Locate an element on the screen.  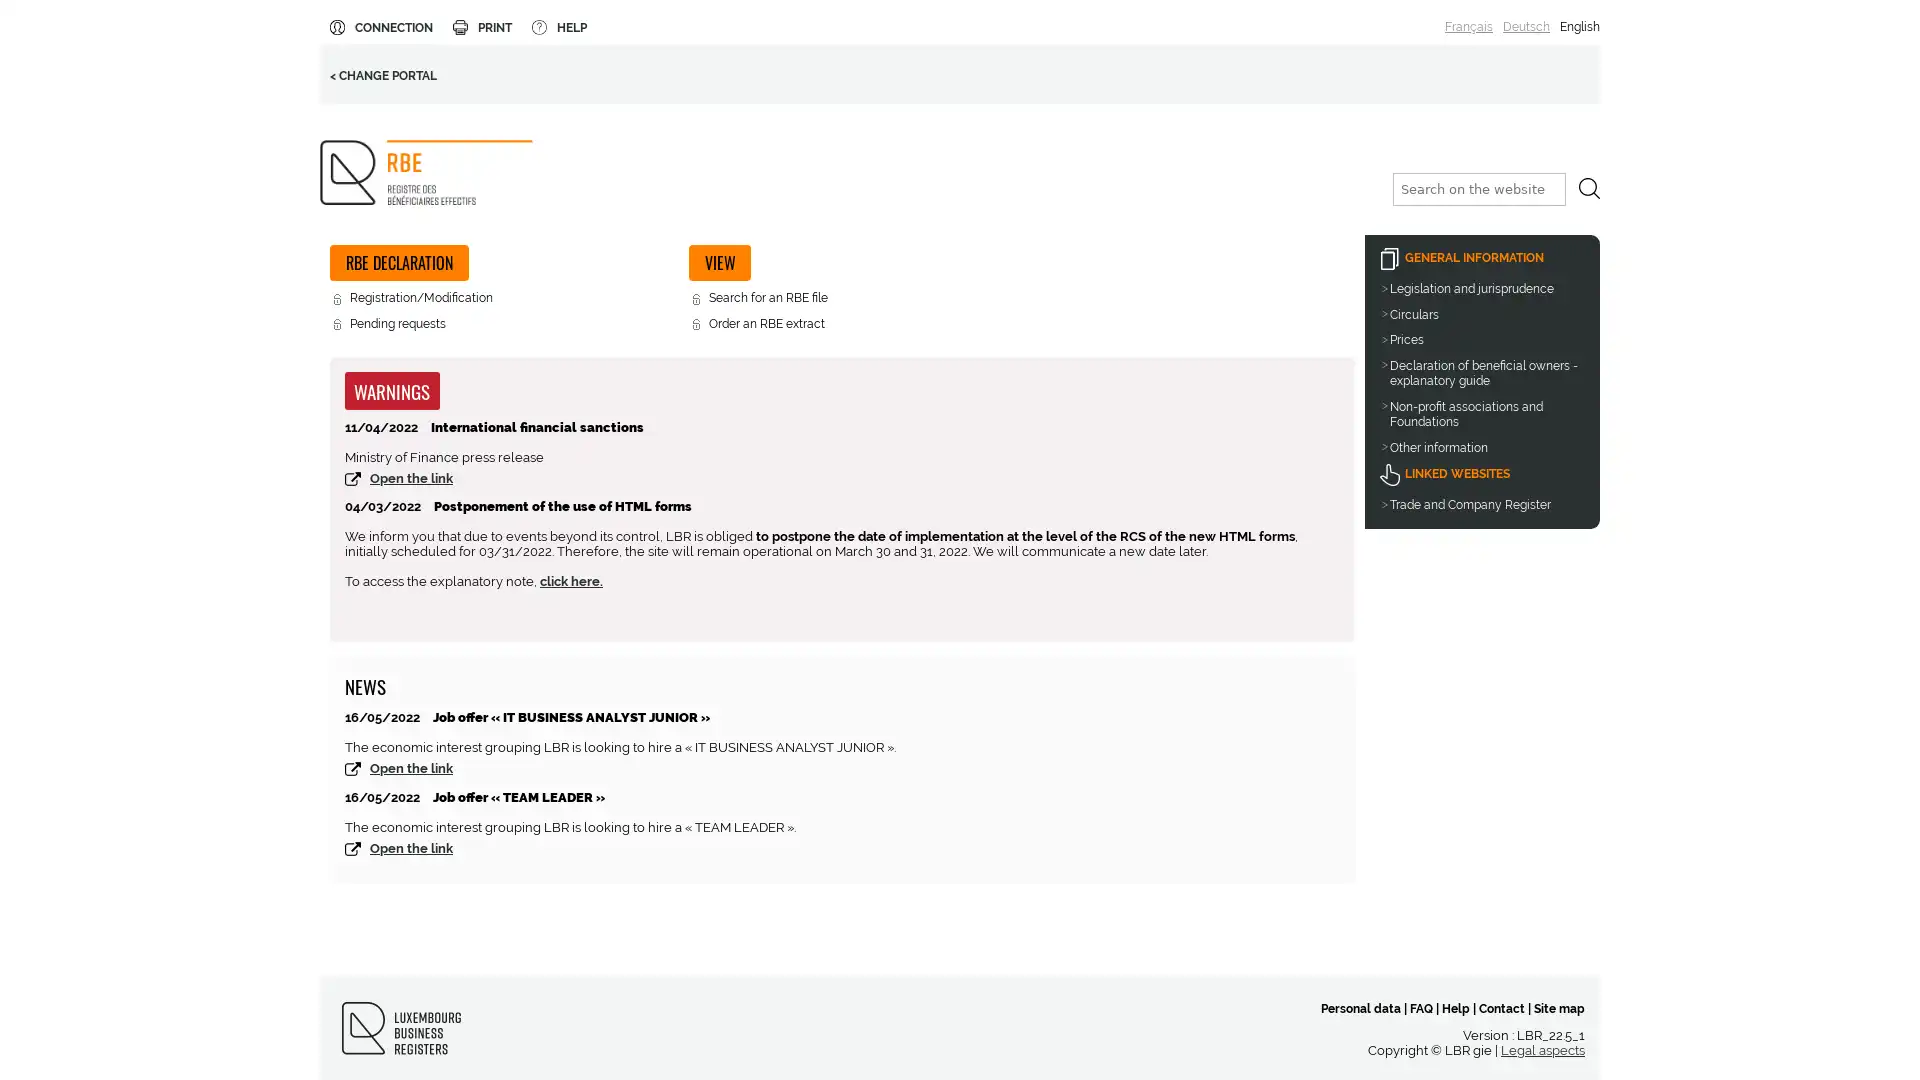
Start search is located at coordinates (1588, 188).